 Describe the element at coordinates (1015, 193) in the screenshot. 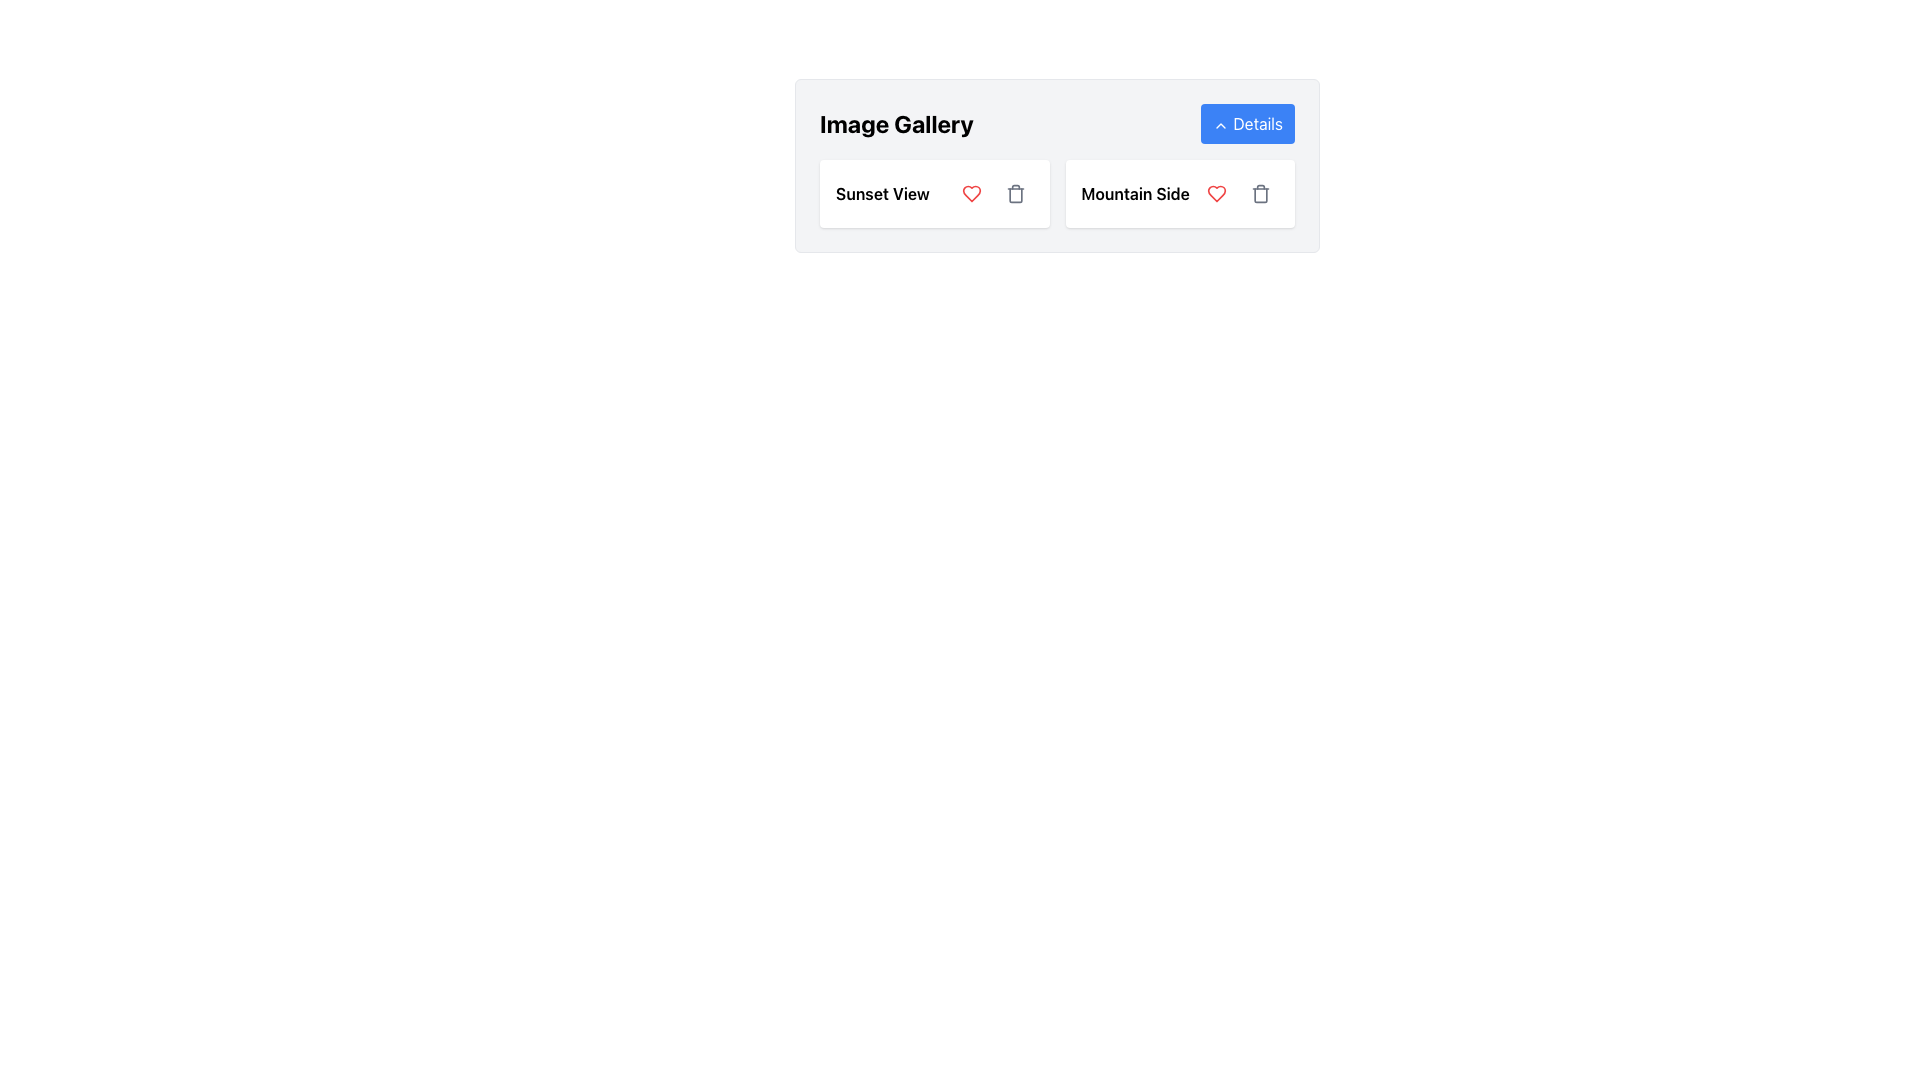

I see `the trash can icon button located next to the text 'Sunset View' in the 'Image Gallery' section` at that location.